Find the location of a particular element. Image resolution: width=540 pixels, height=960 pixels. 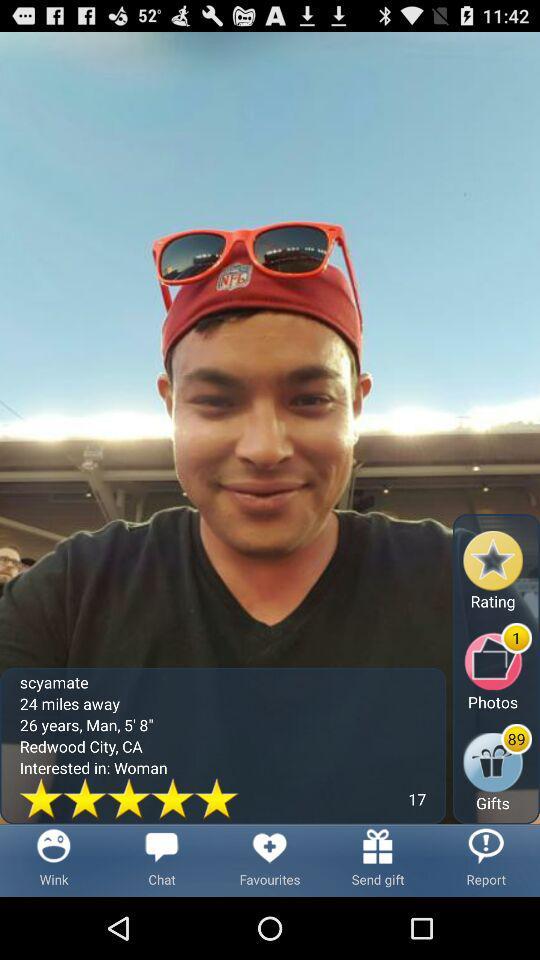

button to the left of send gift item is located at coordinates (270, 859).